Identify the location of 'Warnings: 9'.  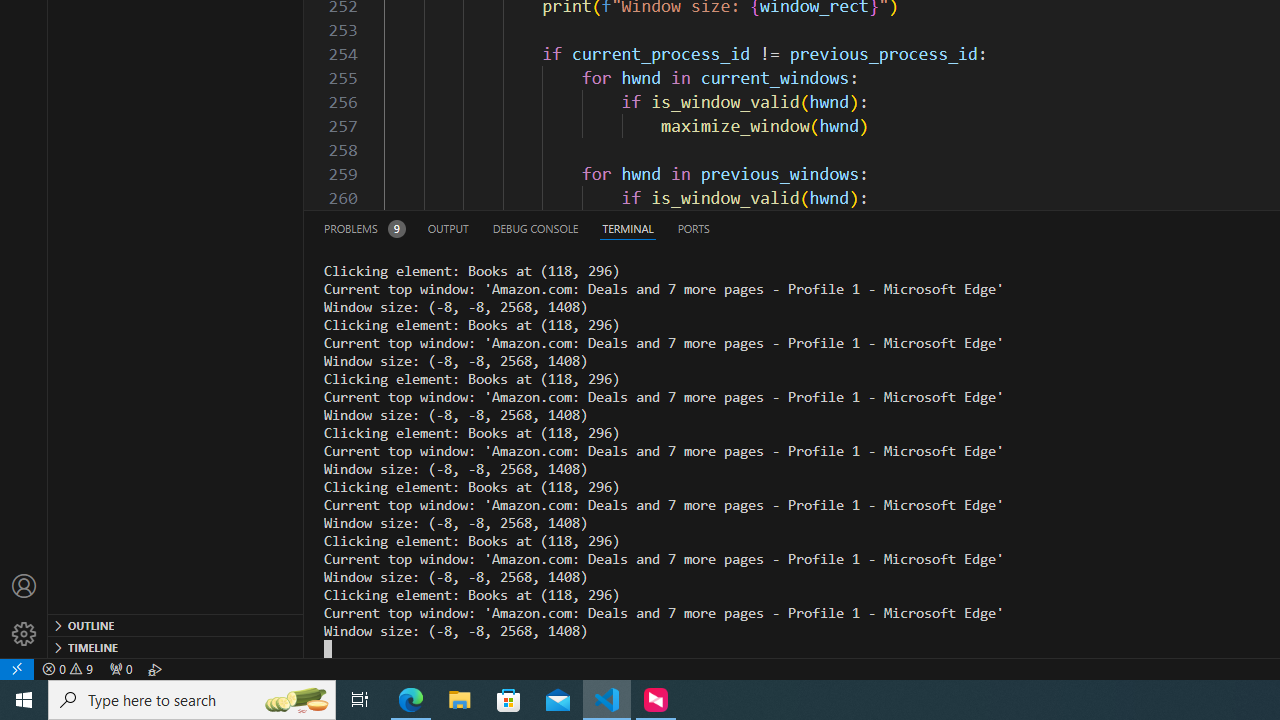
(67, 668).